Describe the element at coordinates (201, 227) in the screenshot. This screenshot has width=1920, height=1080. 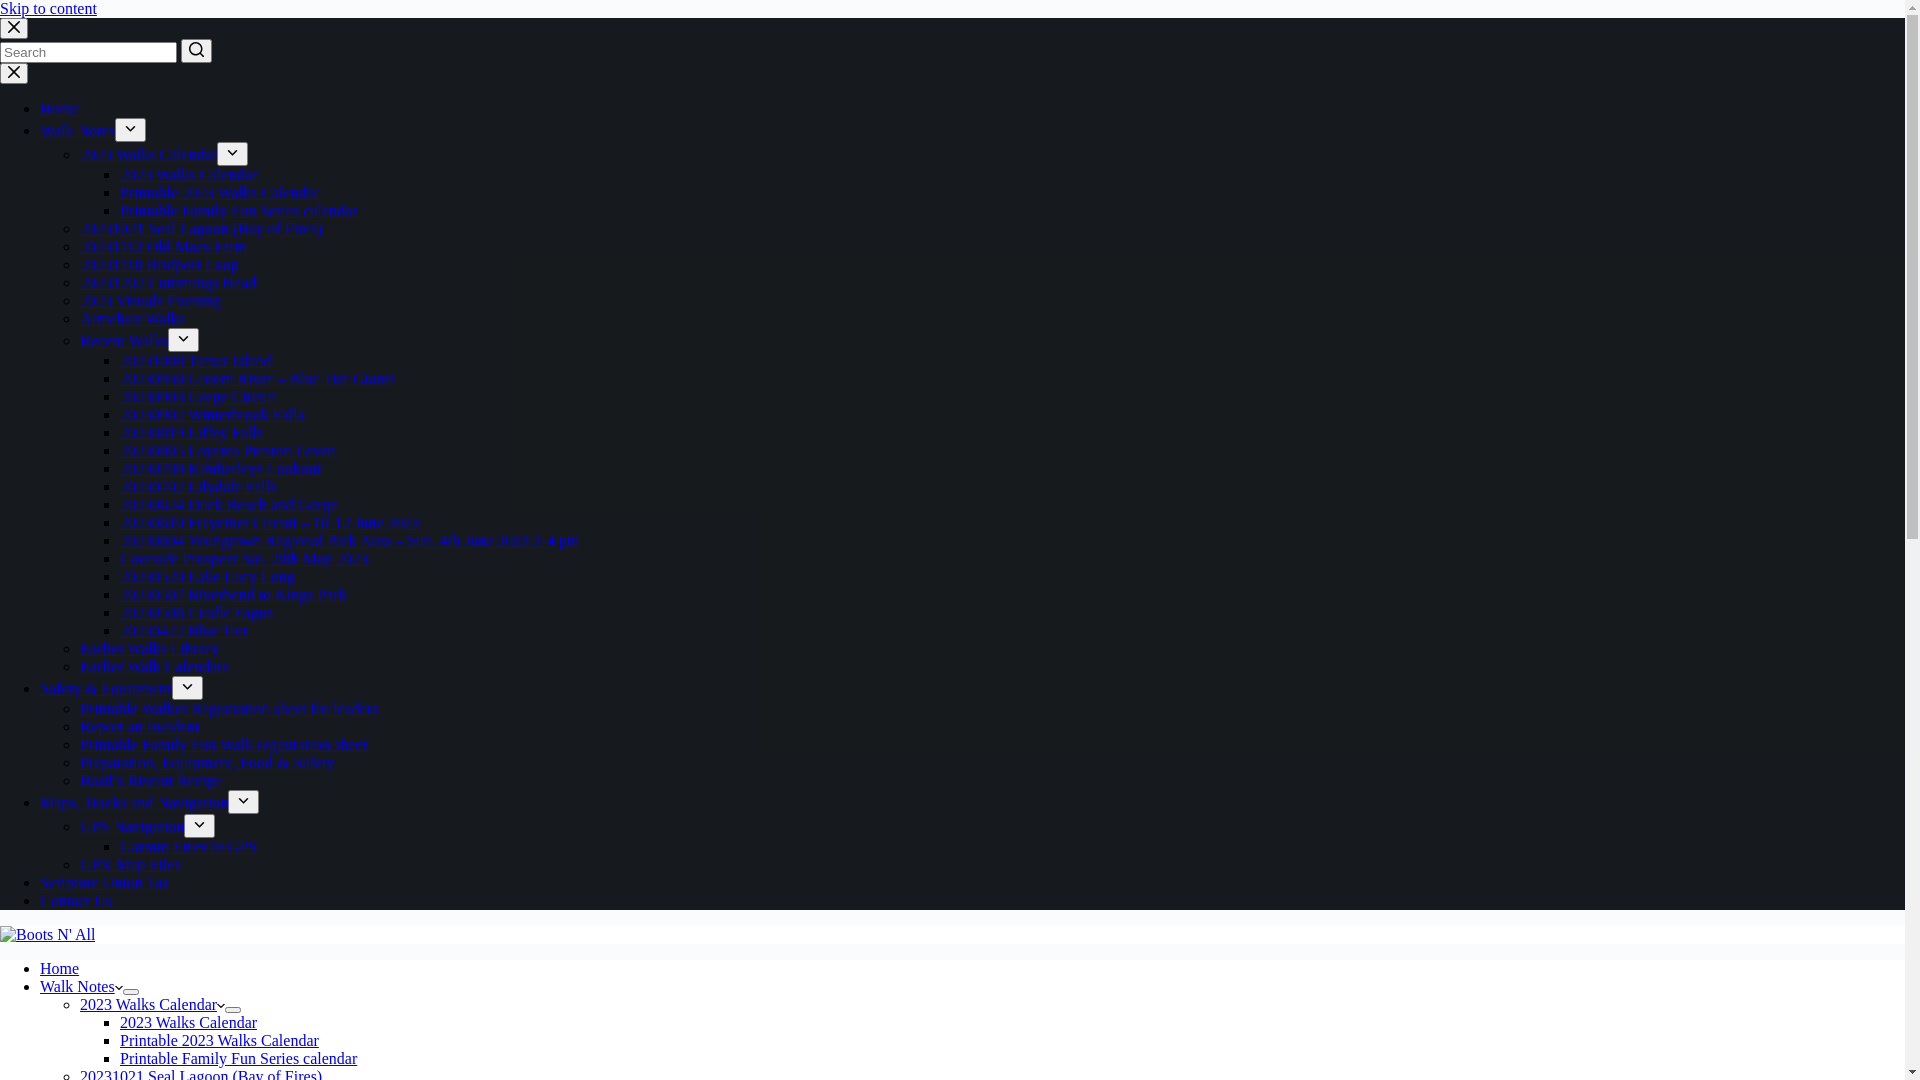
I see `'20231021 Seal Lagoon (Bay of Fires)'` at that location.